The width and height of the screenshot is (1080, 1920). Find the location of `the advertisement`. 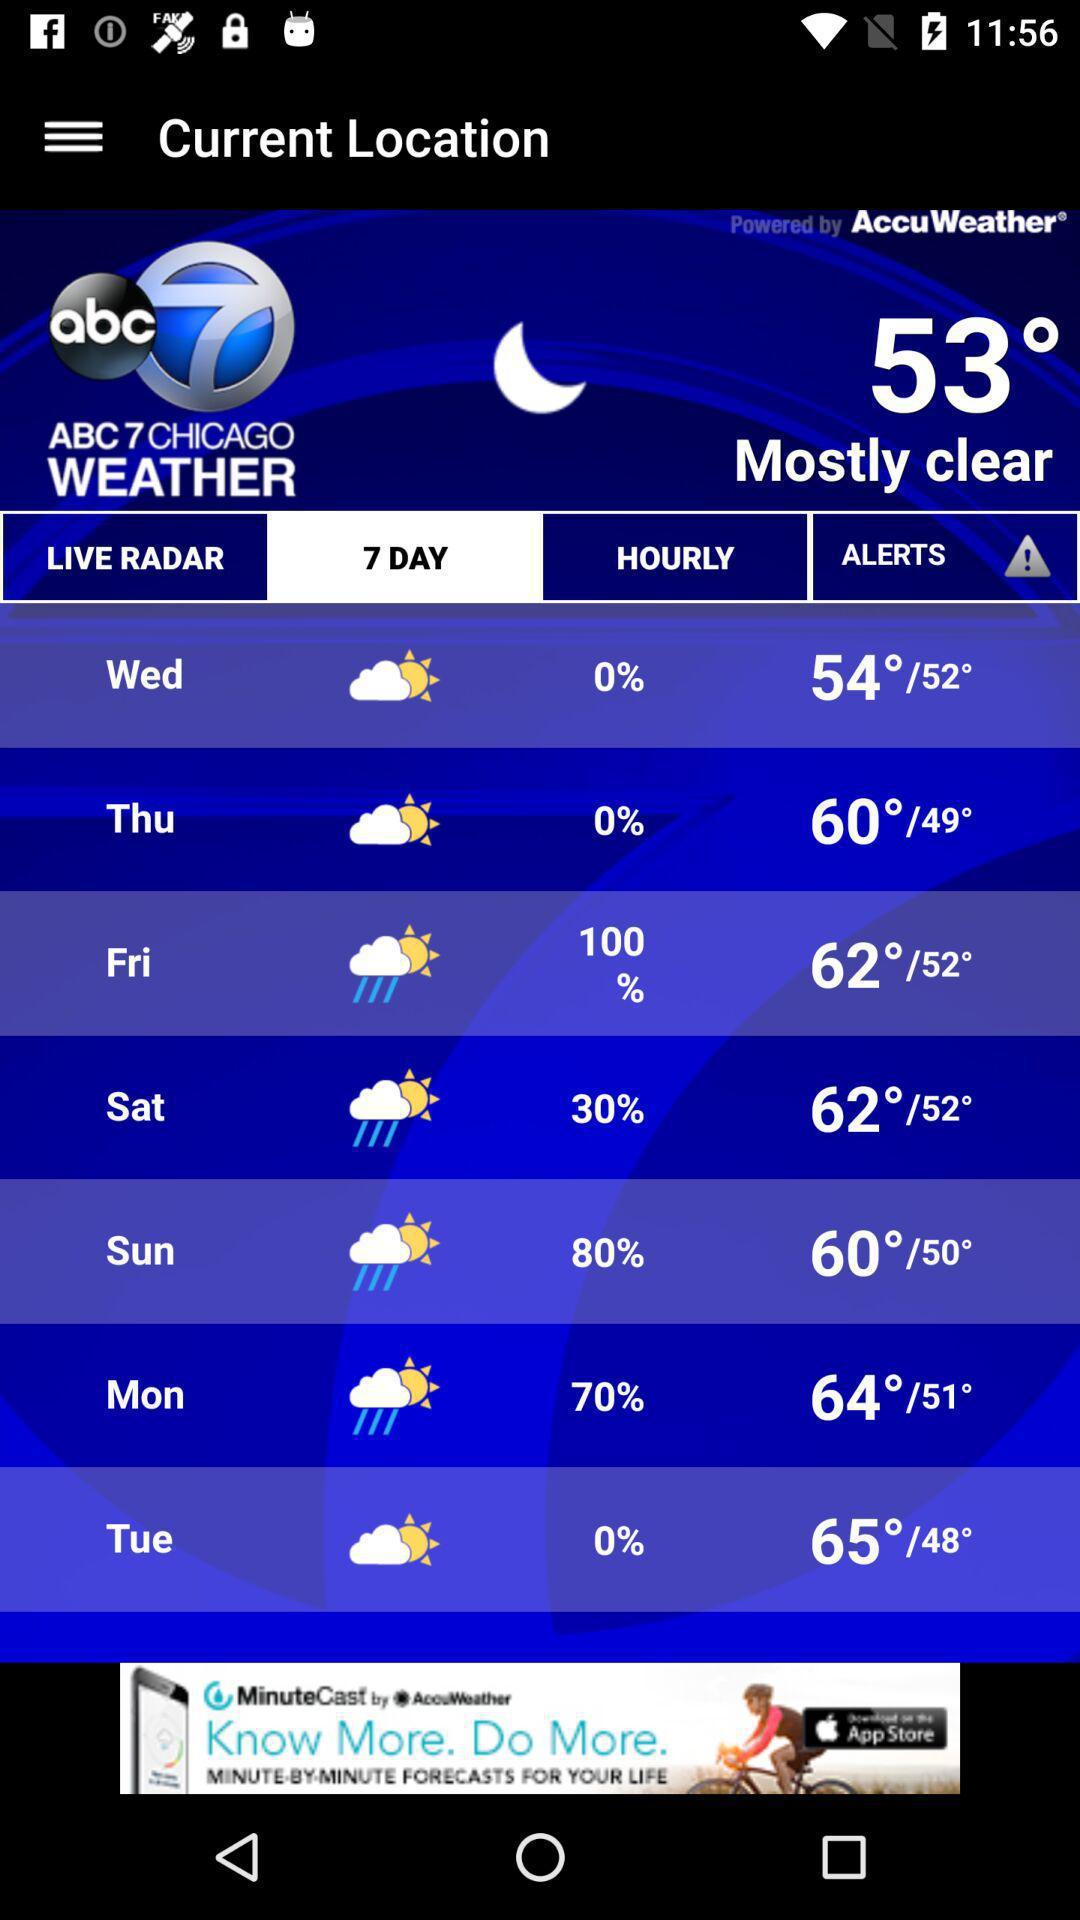

the advertisement is located at coordinates (540, 1727).